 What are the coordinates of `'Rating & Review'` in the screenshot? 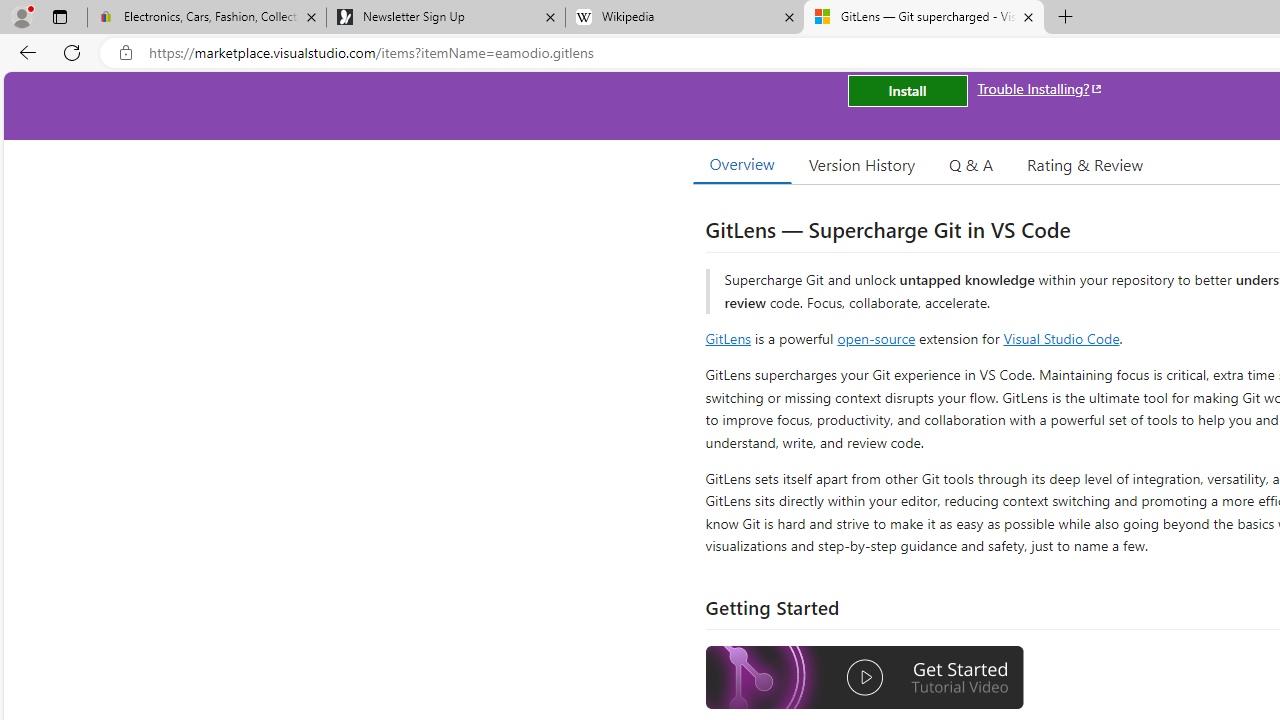 It's located at (1084, 163).